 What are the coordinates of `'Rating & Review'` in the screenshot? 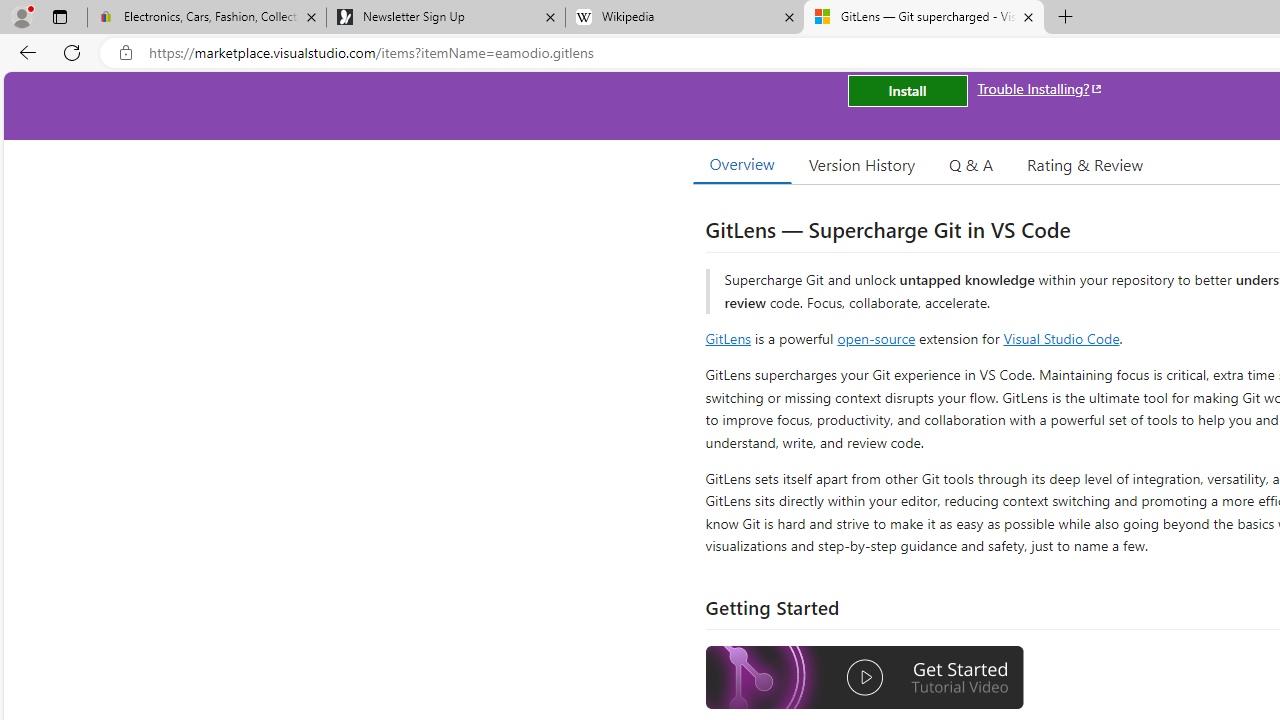 It's located at (1084, 163).